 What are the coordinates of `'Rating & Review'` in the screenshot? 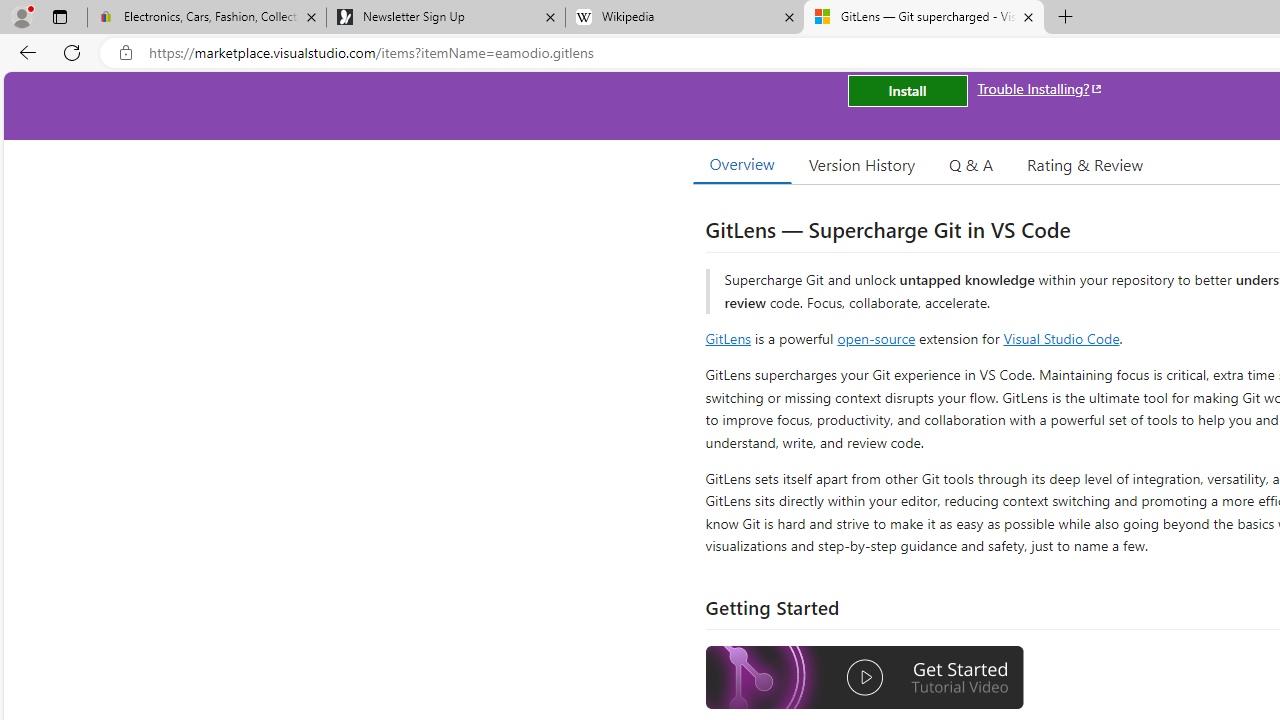 It's located at (1084, 163).